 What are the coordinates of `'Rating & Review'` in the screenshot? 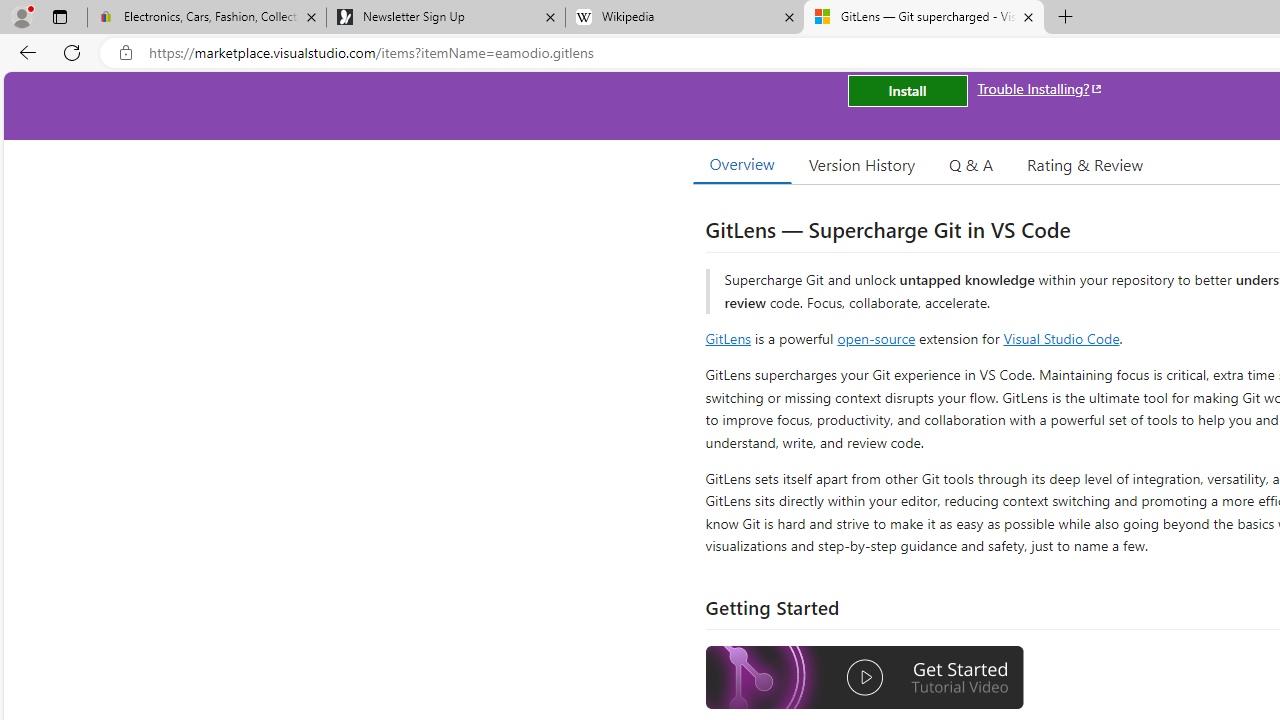 It's located at (1084, 163).